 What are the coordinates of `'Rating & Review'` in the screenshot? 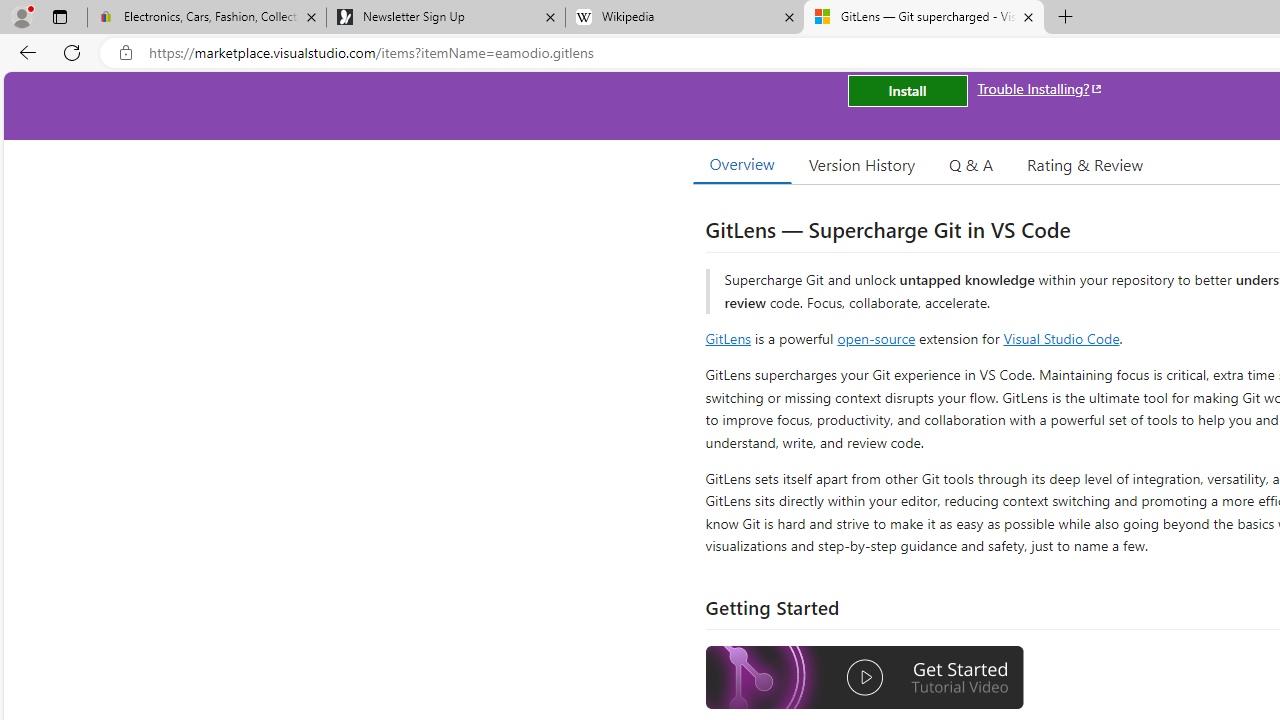 It's located at (1084, 163).